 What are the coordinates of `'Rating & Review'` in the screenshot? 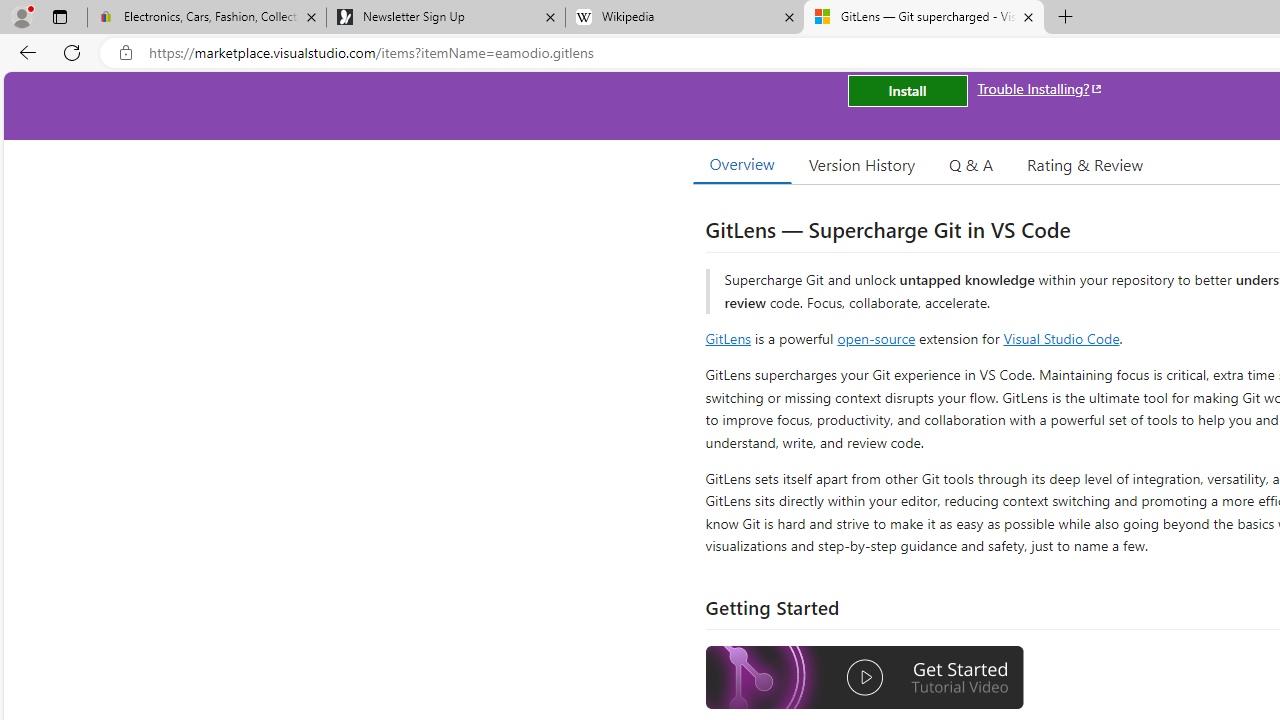 It's located at (1084, 163).